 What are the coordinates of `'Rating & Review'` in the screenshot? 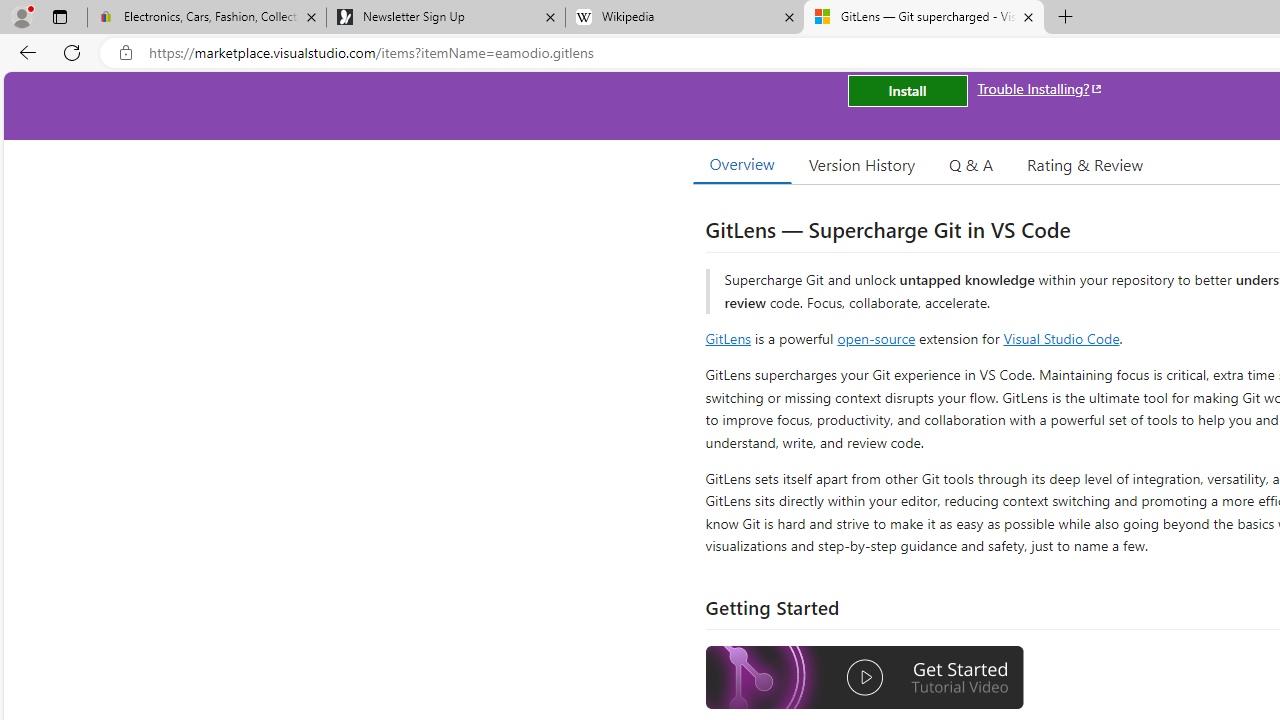 It's located at (1084, 163).